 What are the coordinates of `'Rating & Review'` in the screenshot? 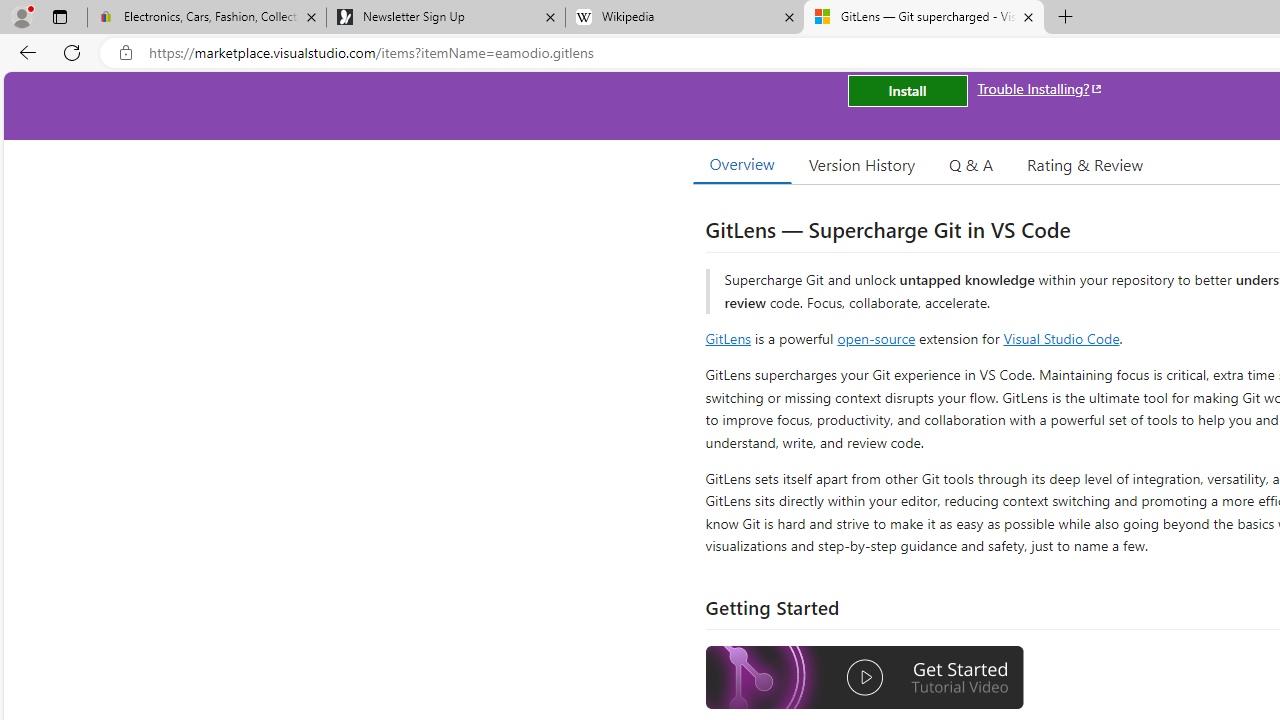 It's located at (1084, 163).